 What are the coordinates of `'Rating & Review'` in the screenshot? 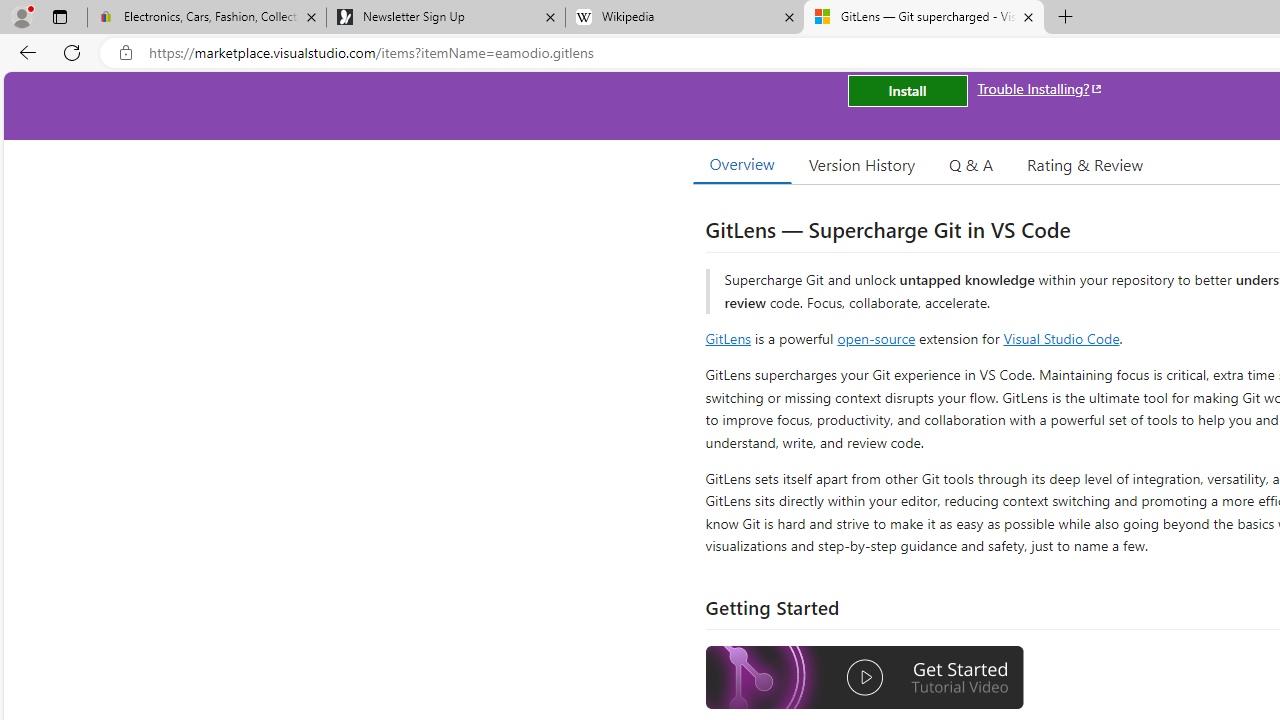 It's located at (1084, 163).